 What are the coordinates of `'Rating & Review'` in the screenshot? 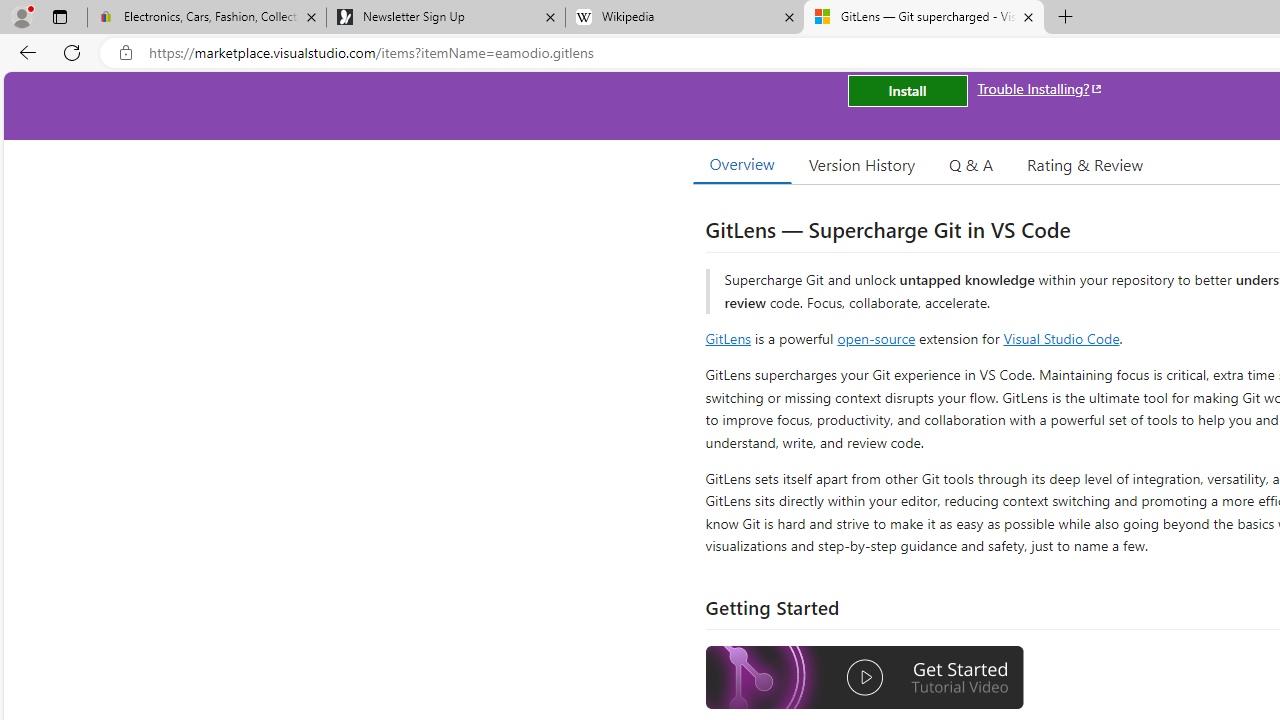 It's located at (1084, 163).